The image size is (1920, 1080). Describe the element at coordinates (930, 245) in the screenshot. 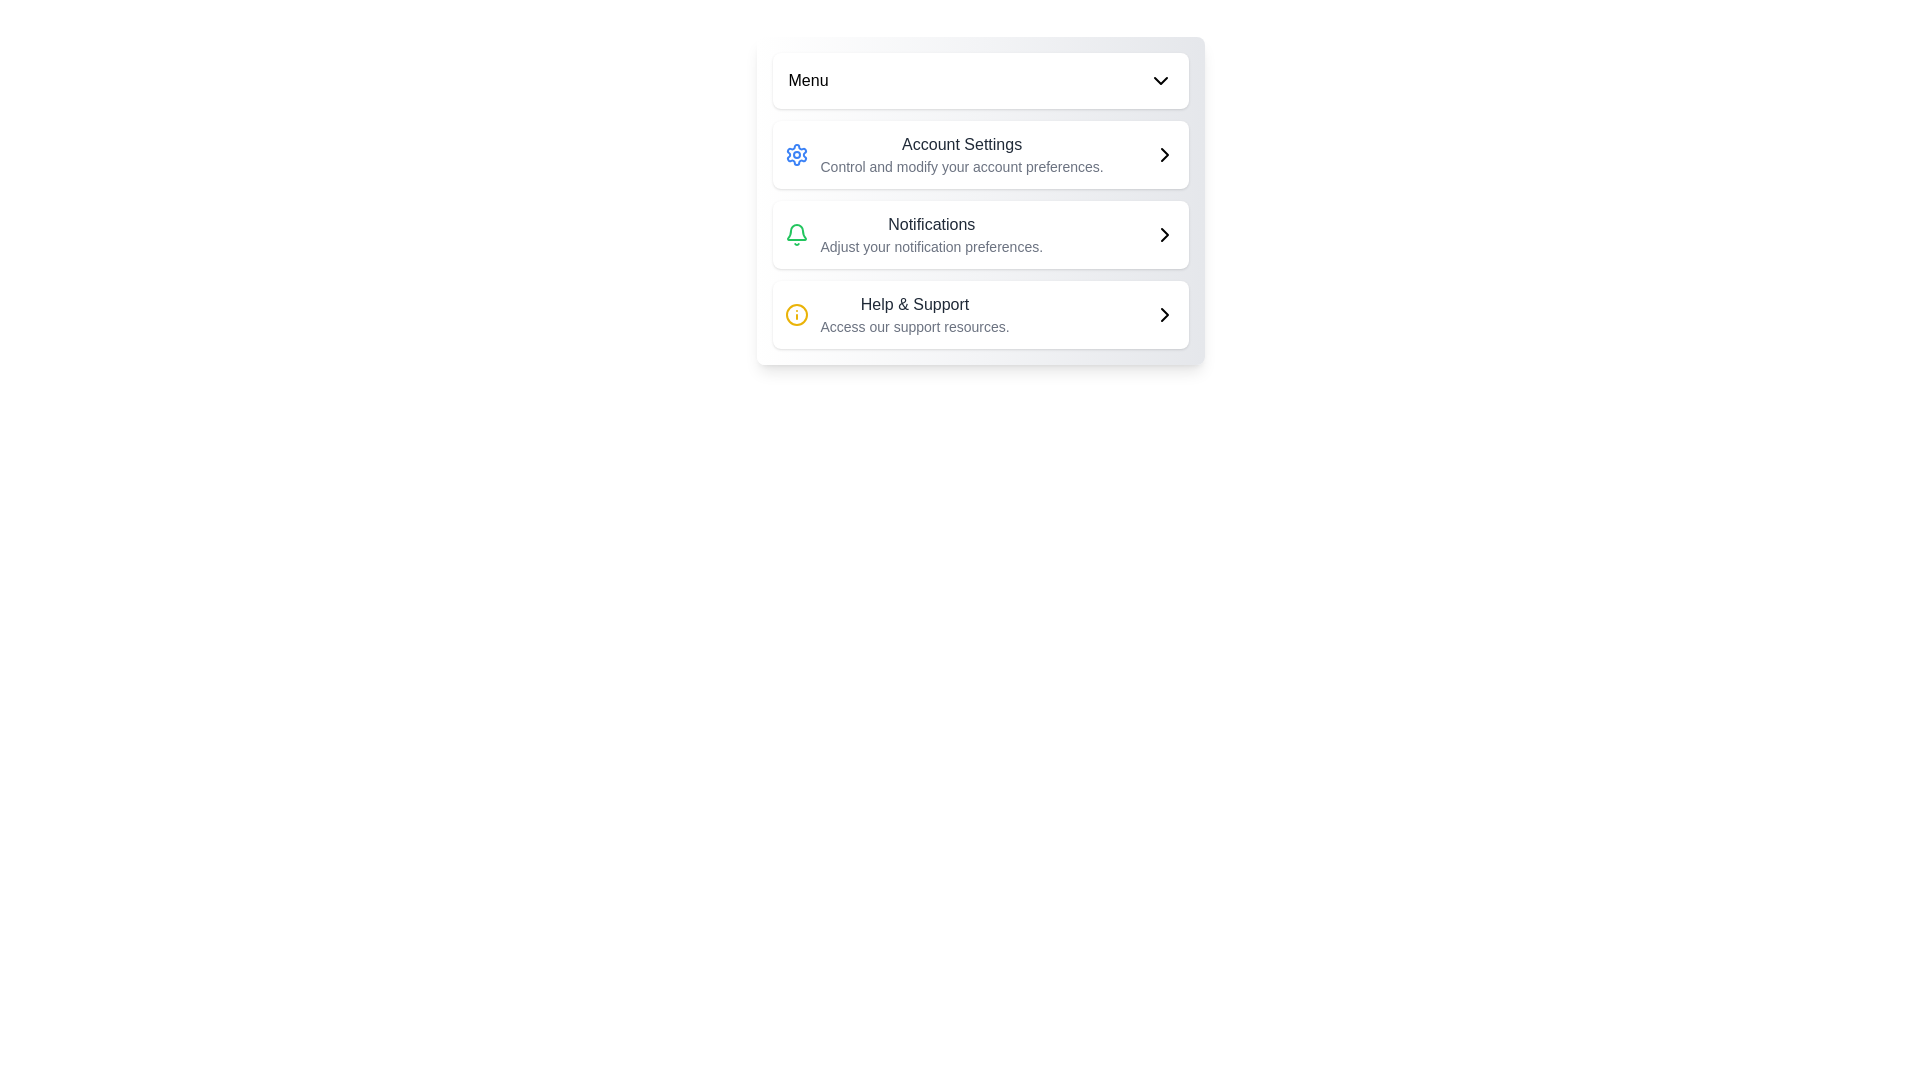

I see `the text that provides additional information about the 'Notifications' option, which is located below the 'Notifications' heading and icon in the menu interface` at that location.